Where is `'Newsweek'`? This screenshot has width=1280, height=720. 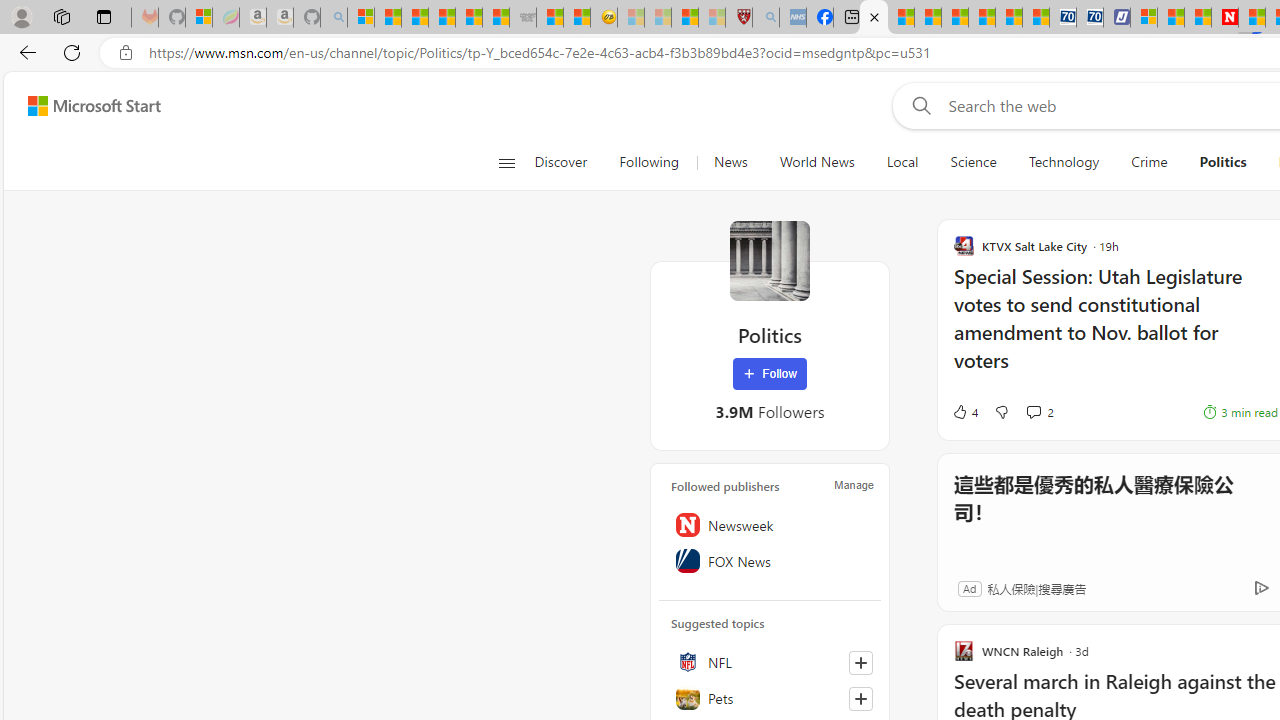 'Newsweek' is located at coordinates (769, 524).